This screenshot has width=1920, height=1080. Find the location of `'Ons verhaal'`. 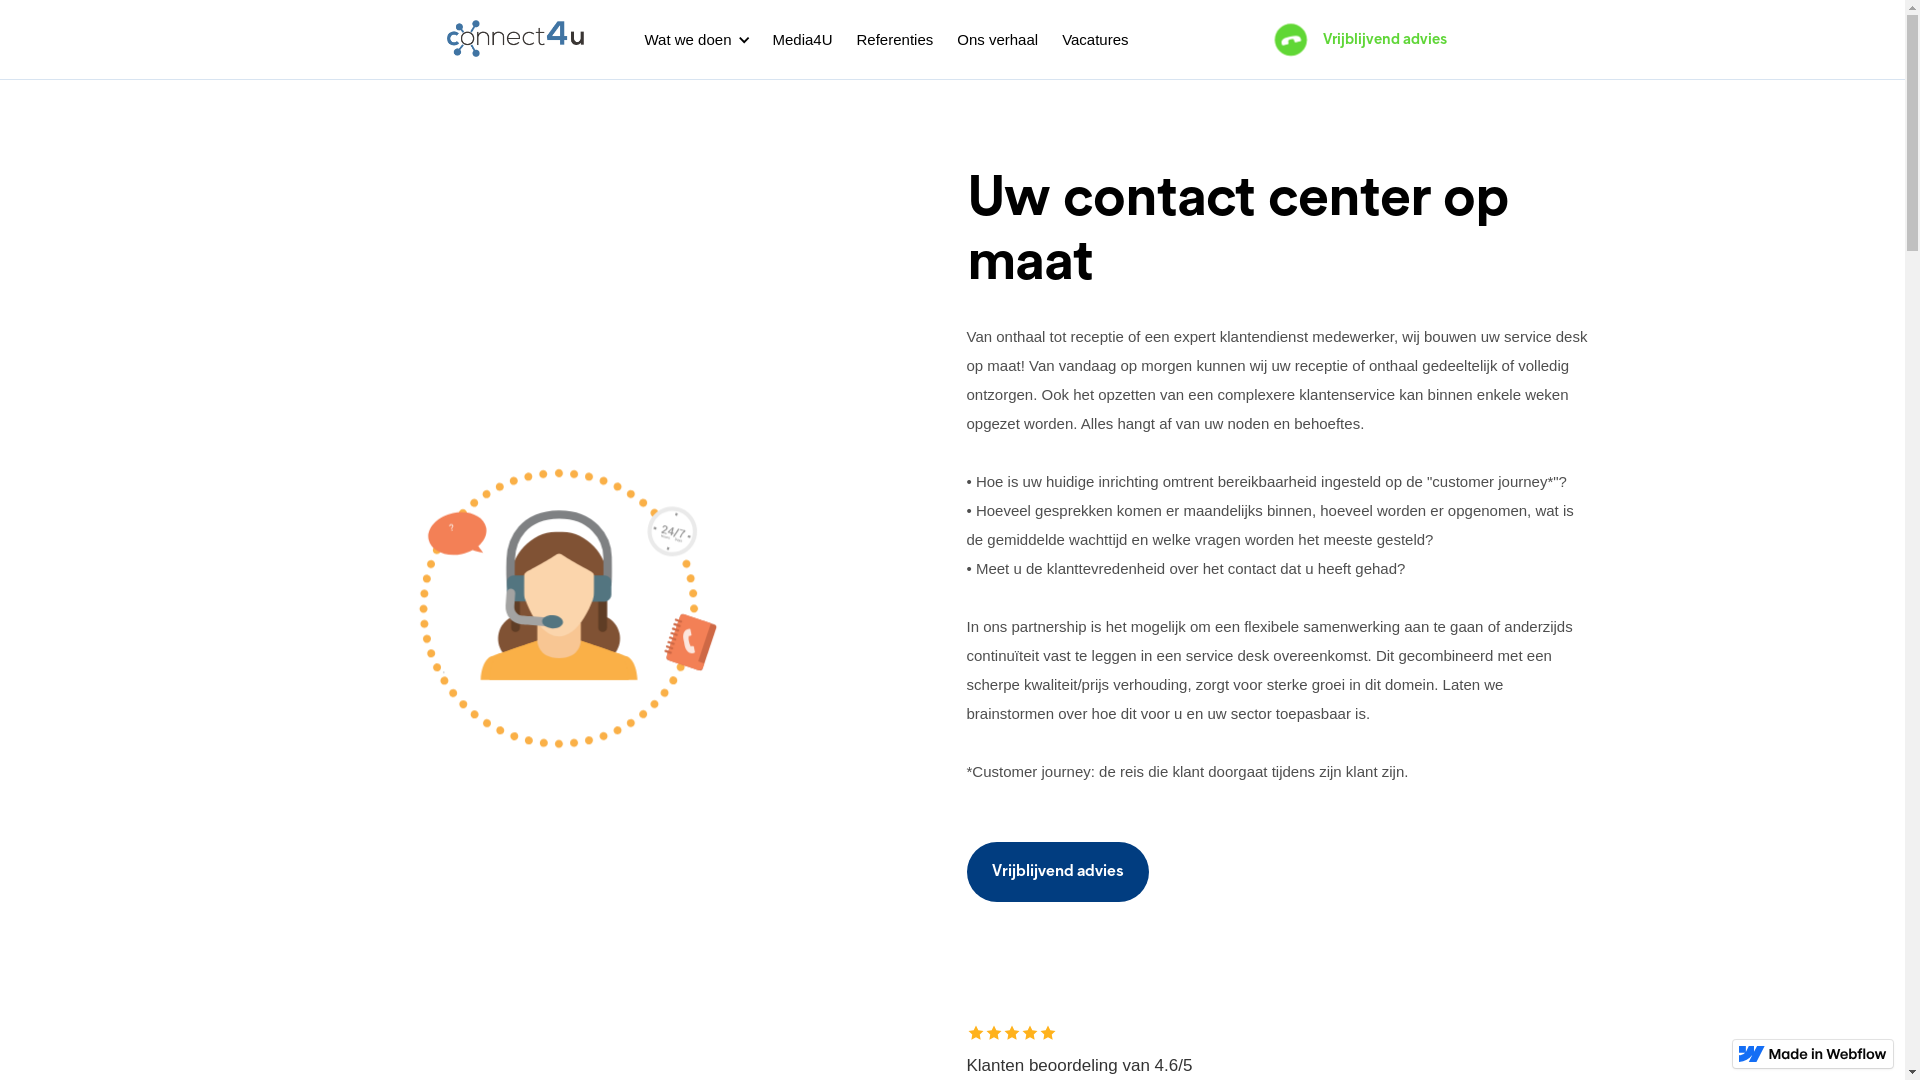

'Ons verhaal' is located at coordinates (997, 39).